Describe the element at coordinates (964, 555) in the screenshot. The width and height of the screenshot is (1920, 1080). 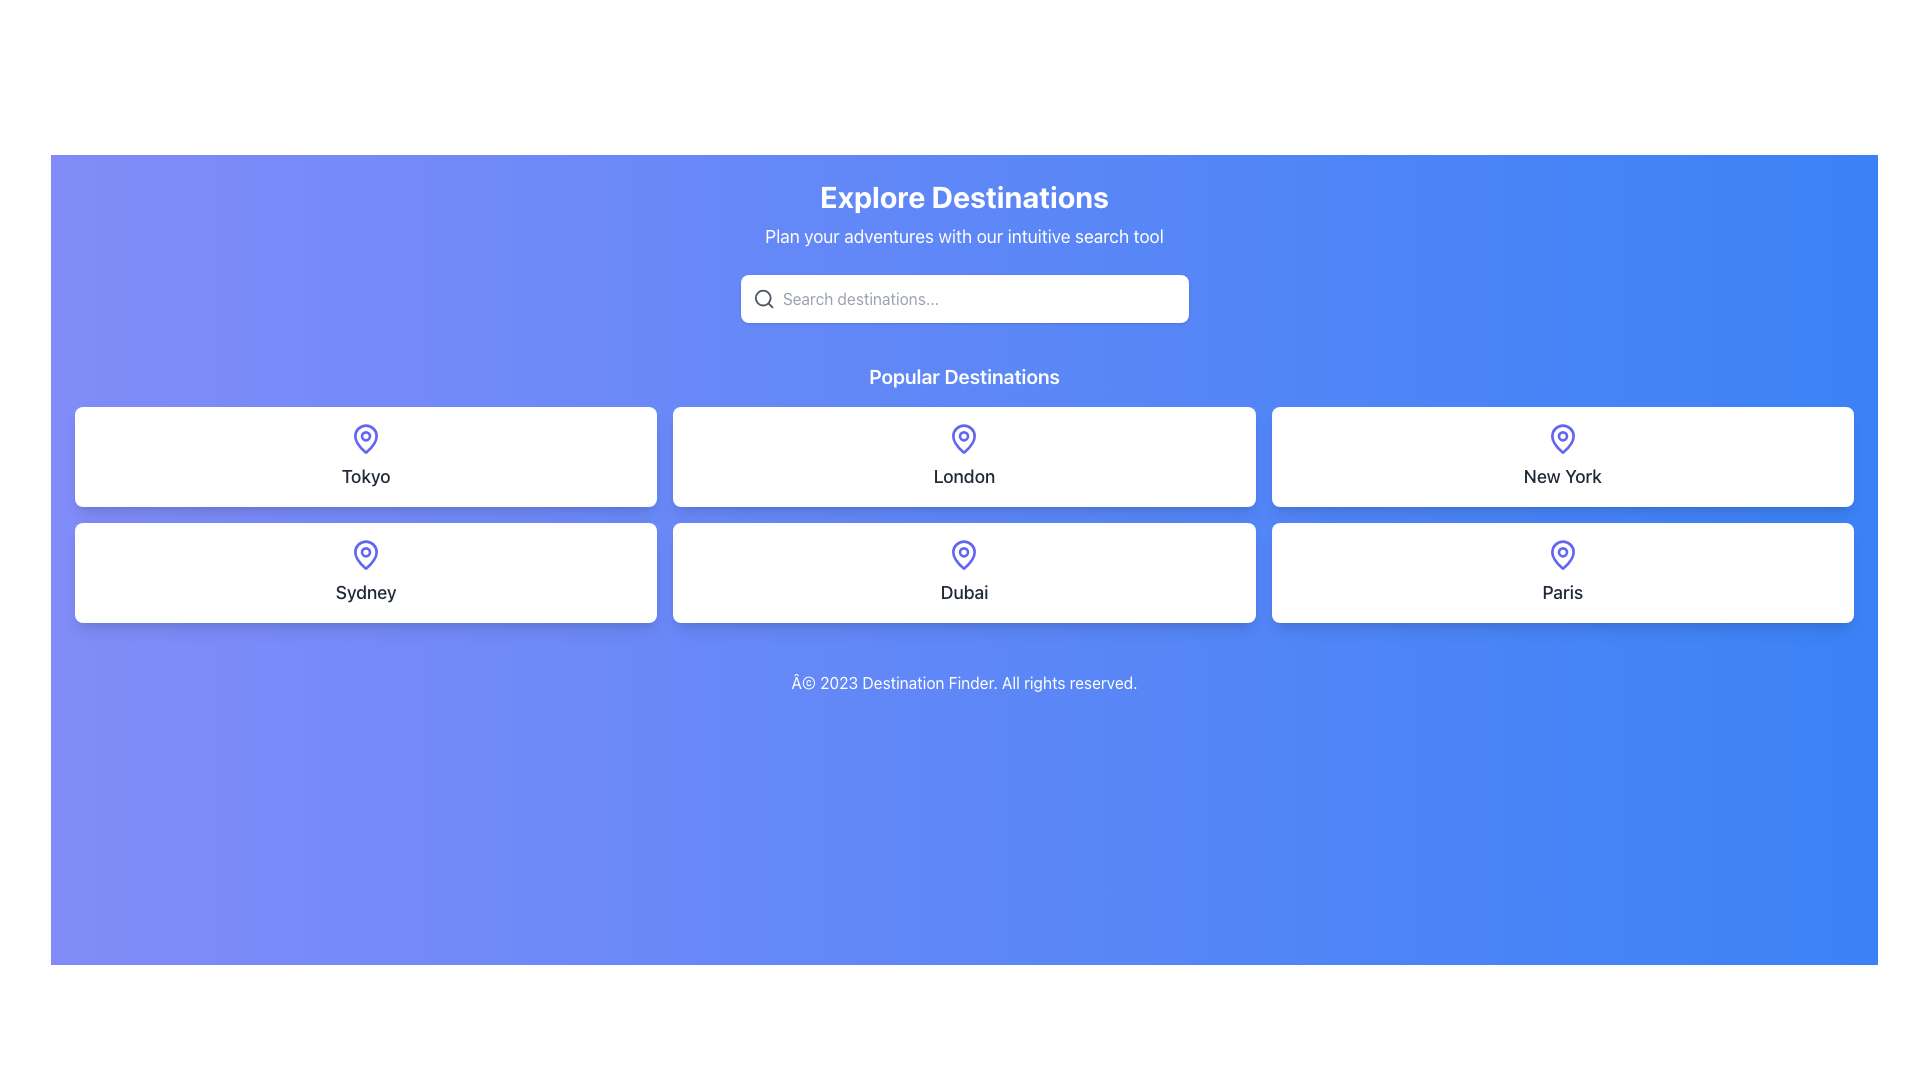
I see `the indigo map pin icon located at the top center of the 'Dubai' card` at that location.